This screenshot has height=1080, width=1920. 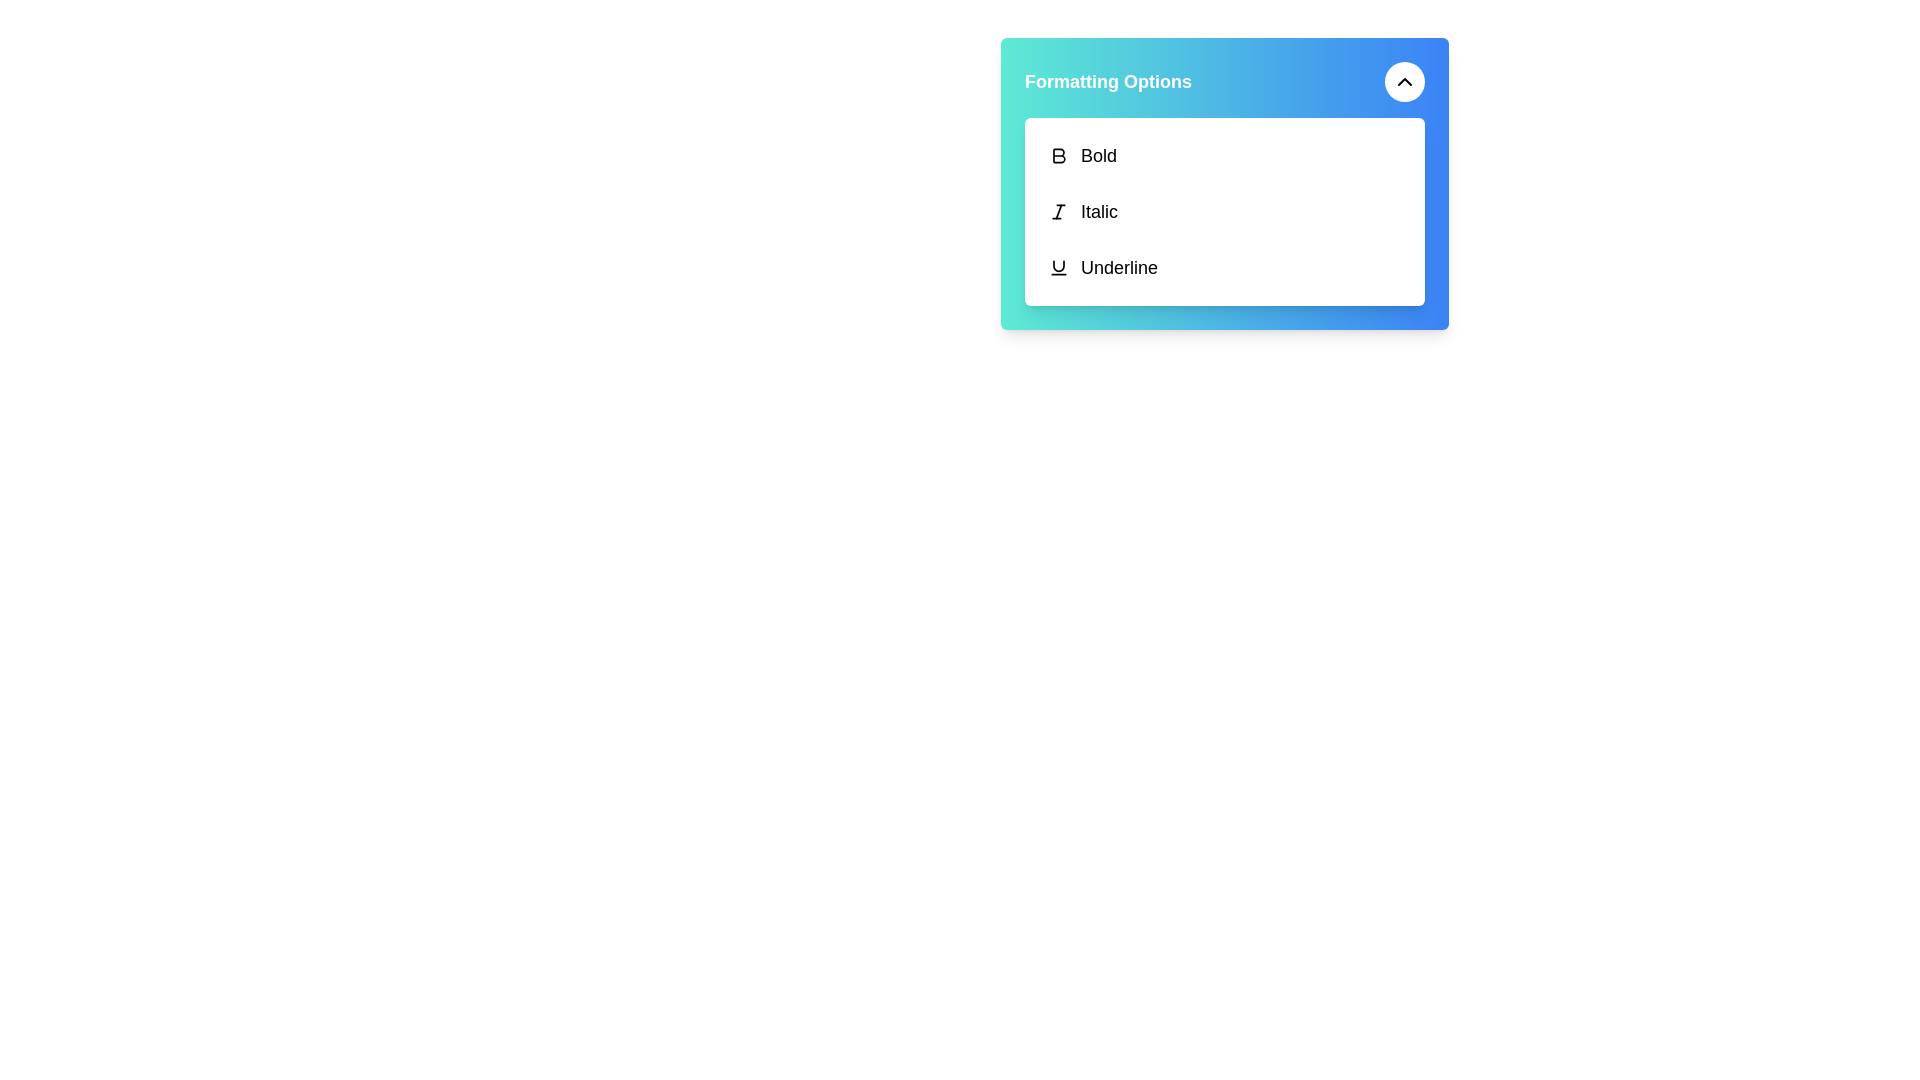 What do you see at coordinates (1098, 154) in the screenshot?
I see `the text label that identifies the bold formatting option in the formatting options panel, which is positioned to the right of the bold icon` at bounding box center [1098, 154].